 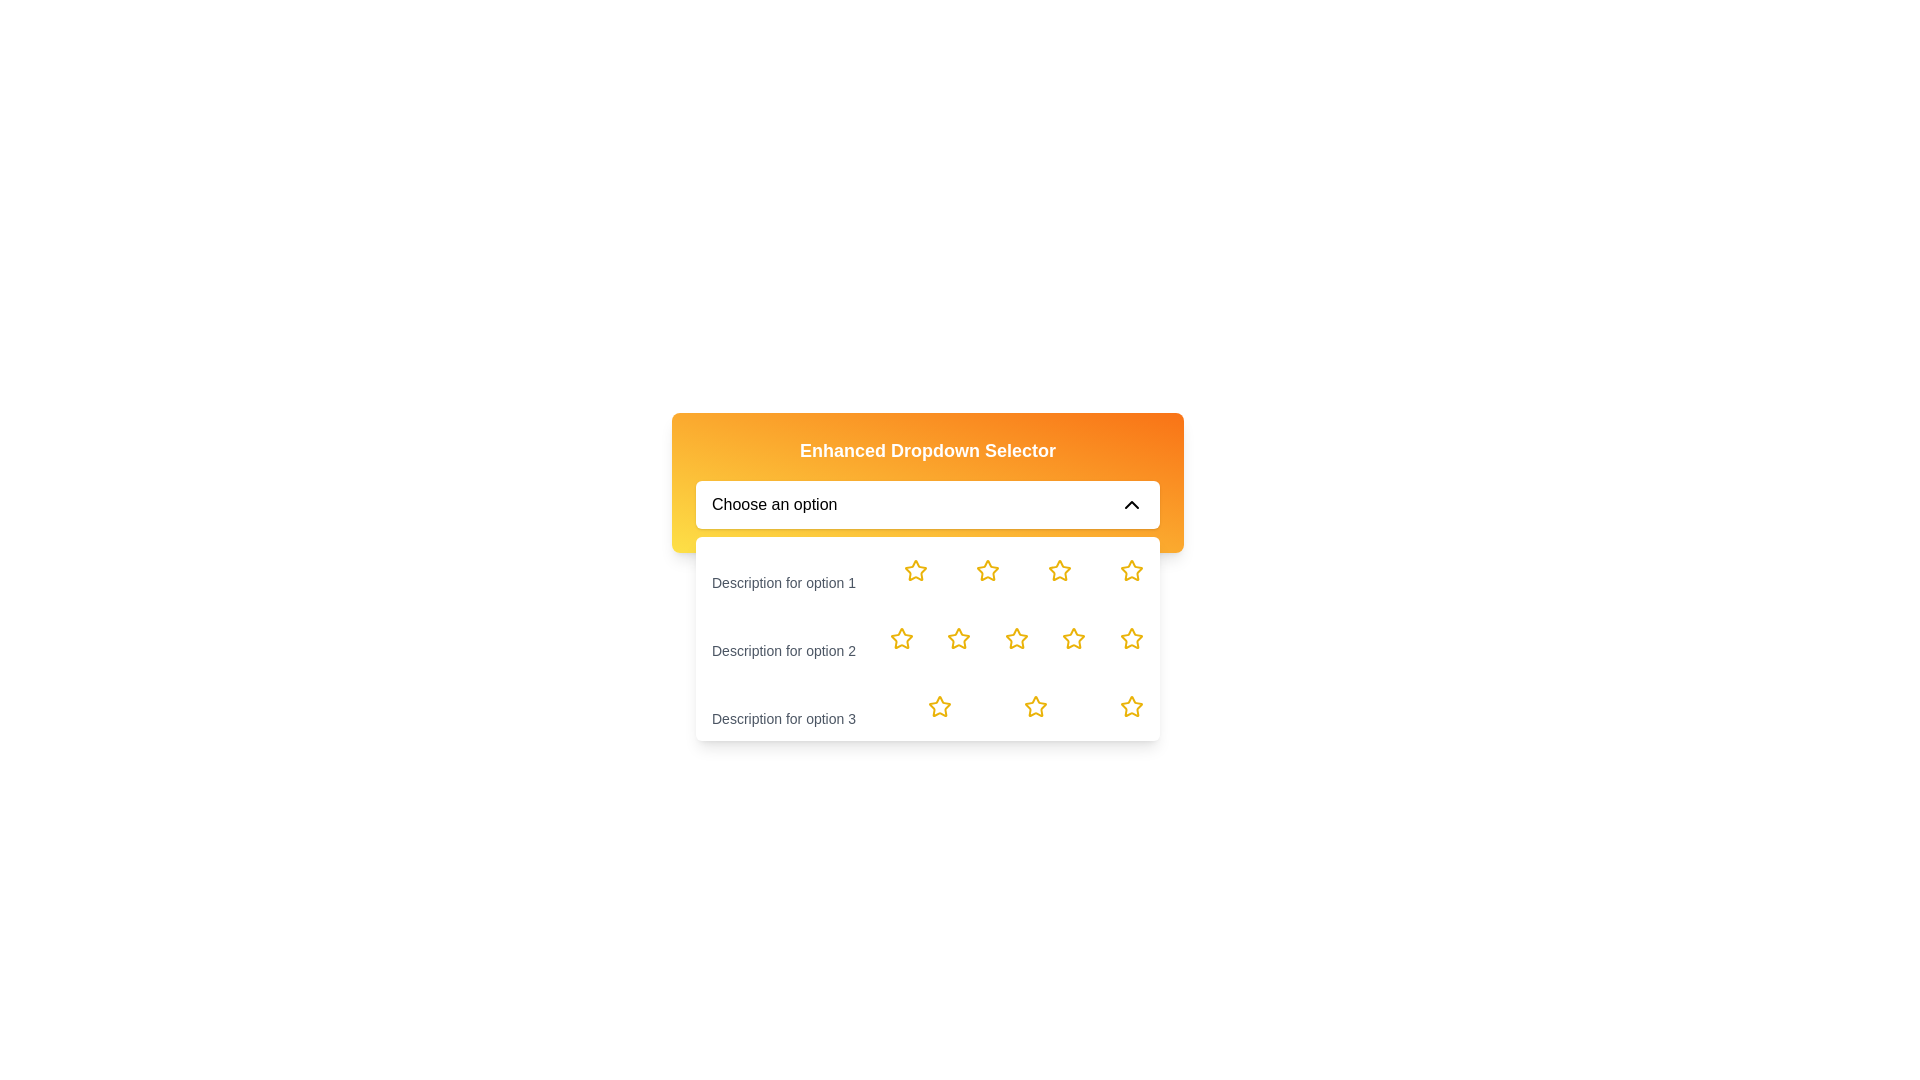 What do you see at coordinates (1132, 570) in the screenshot?
I see `the star icon in the last column of the first row of the rating grid to interact with it` at bounding box center [1132, 570].